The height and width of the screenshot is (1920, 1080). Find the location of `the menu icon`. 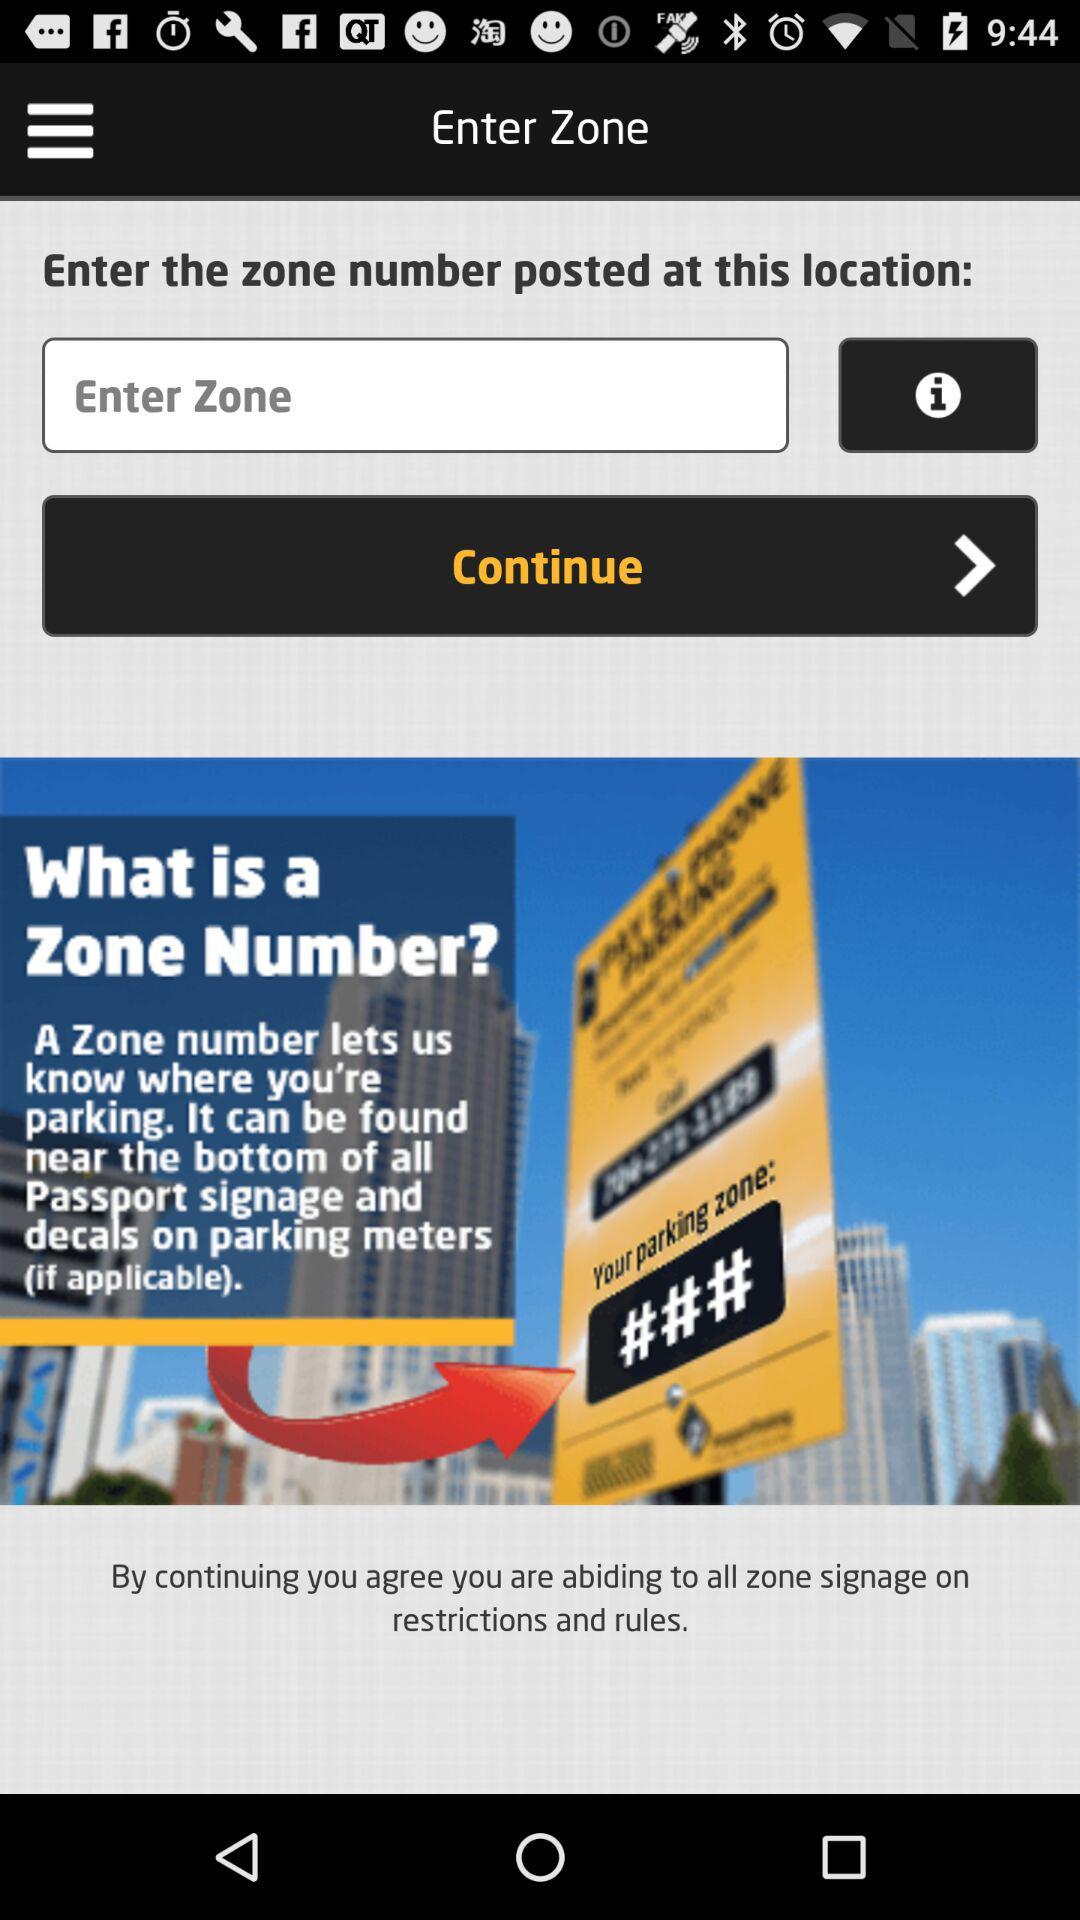

the menu icon is located at coordinates (59, 137).